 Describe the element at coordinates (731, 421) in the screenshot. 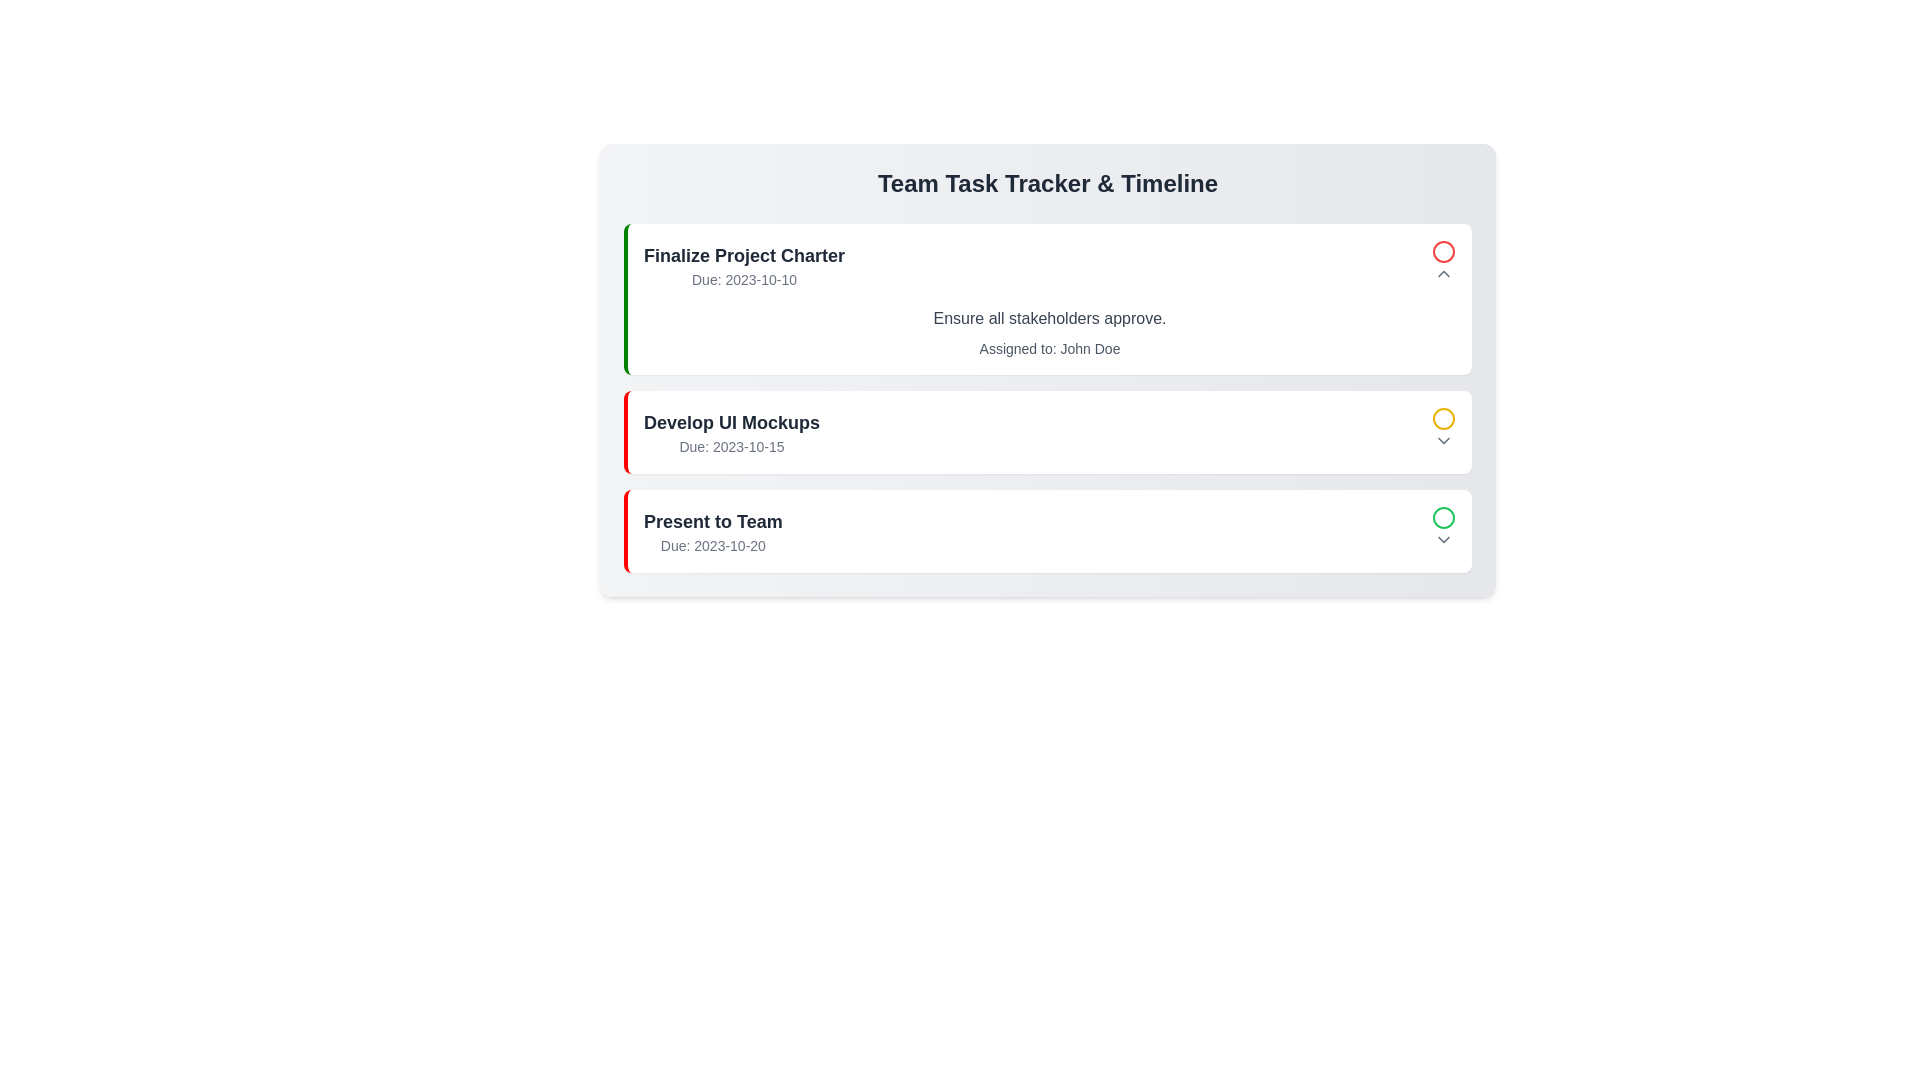

I see `the text label displaying 'Develop UI Mockups' in bold, dark gray font, which is centrally placed within the second task card in the task tracker` at that location.